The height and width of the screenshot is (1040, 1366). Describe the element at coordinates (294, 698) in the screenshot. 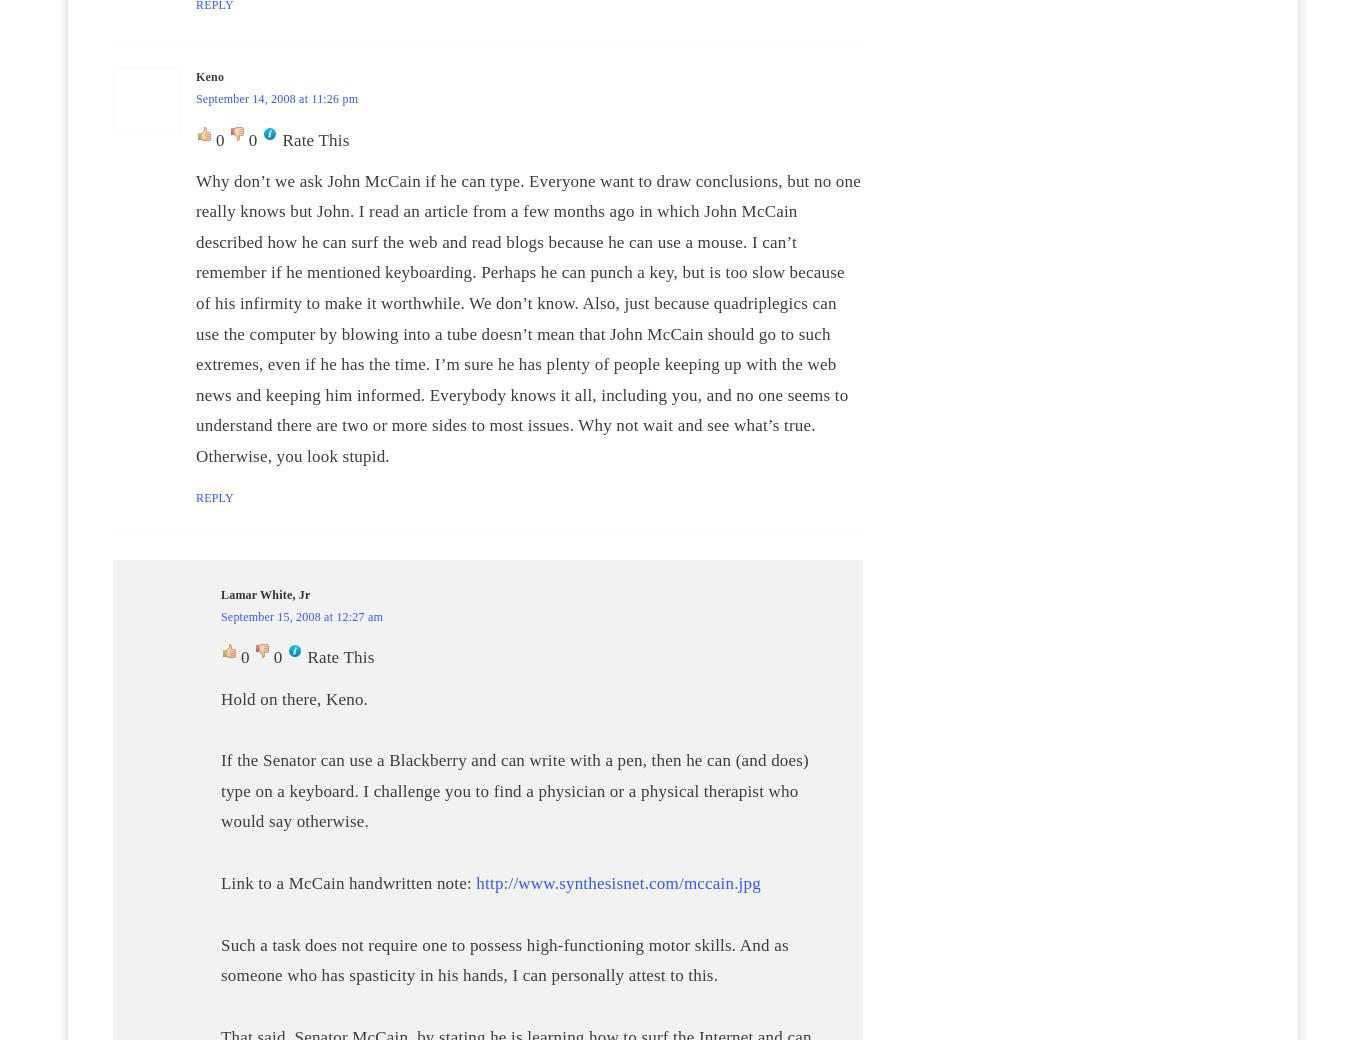

I see `'Hold on there, Keno.'` at that location.